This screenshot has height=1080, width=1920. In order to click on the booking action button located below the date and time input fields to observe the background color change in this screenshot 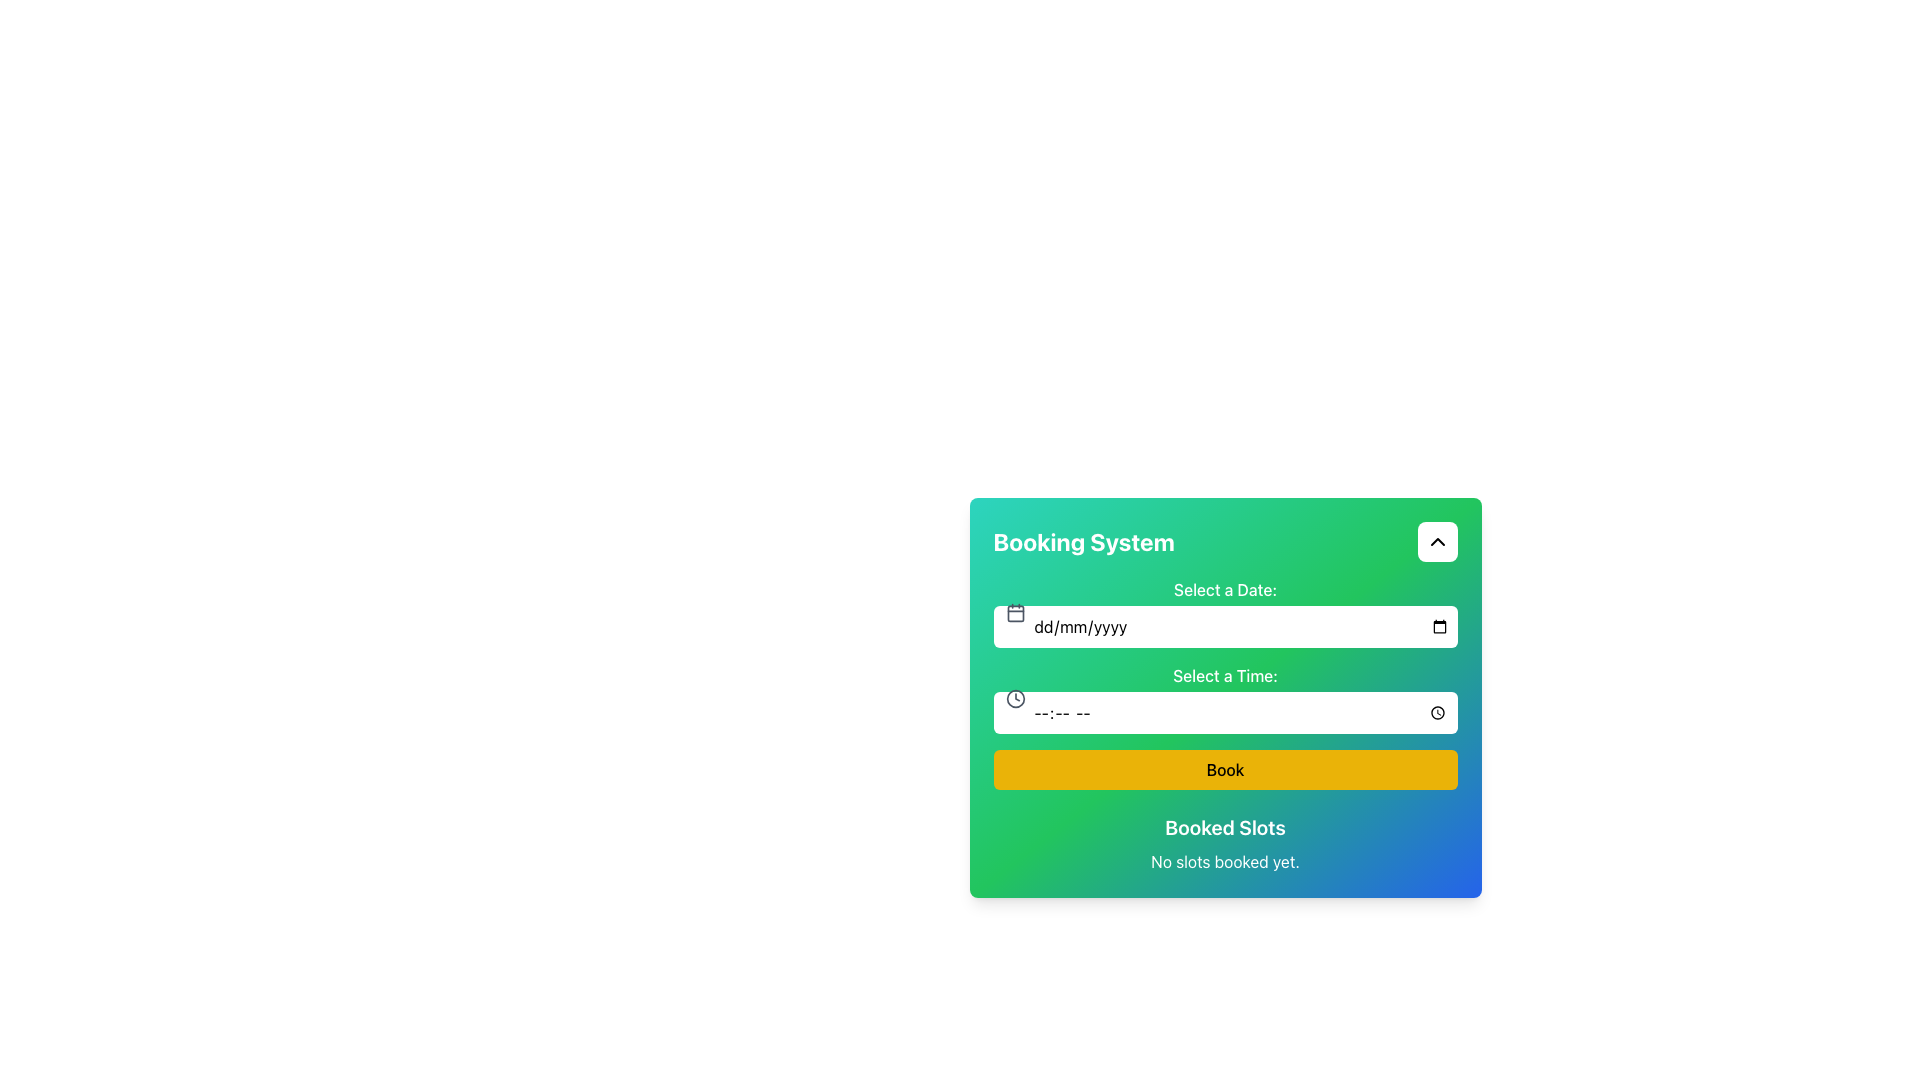, I will do `click(1224, 769)`.